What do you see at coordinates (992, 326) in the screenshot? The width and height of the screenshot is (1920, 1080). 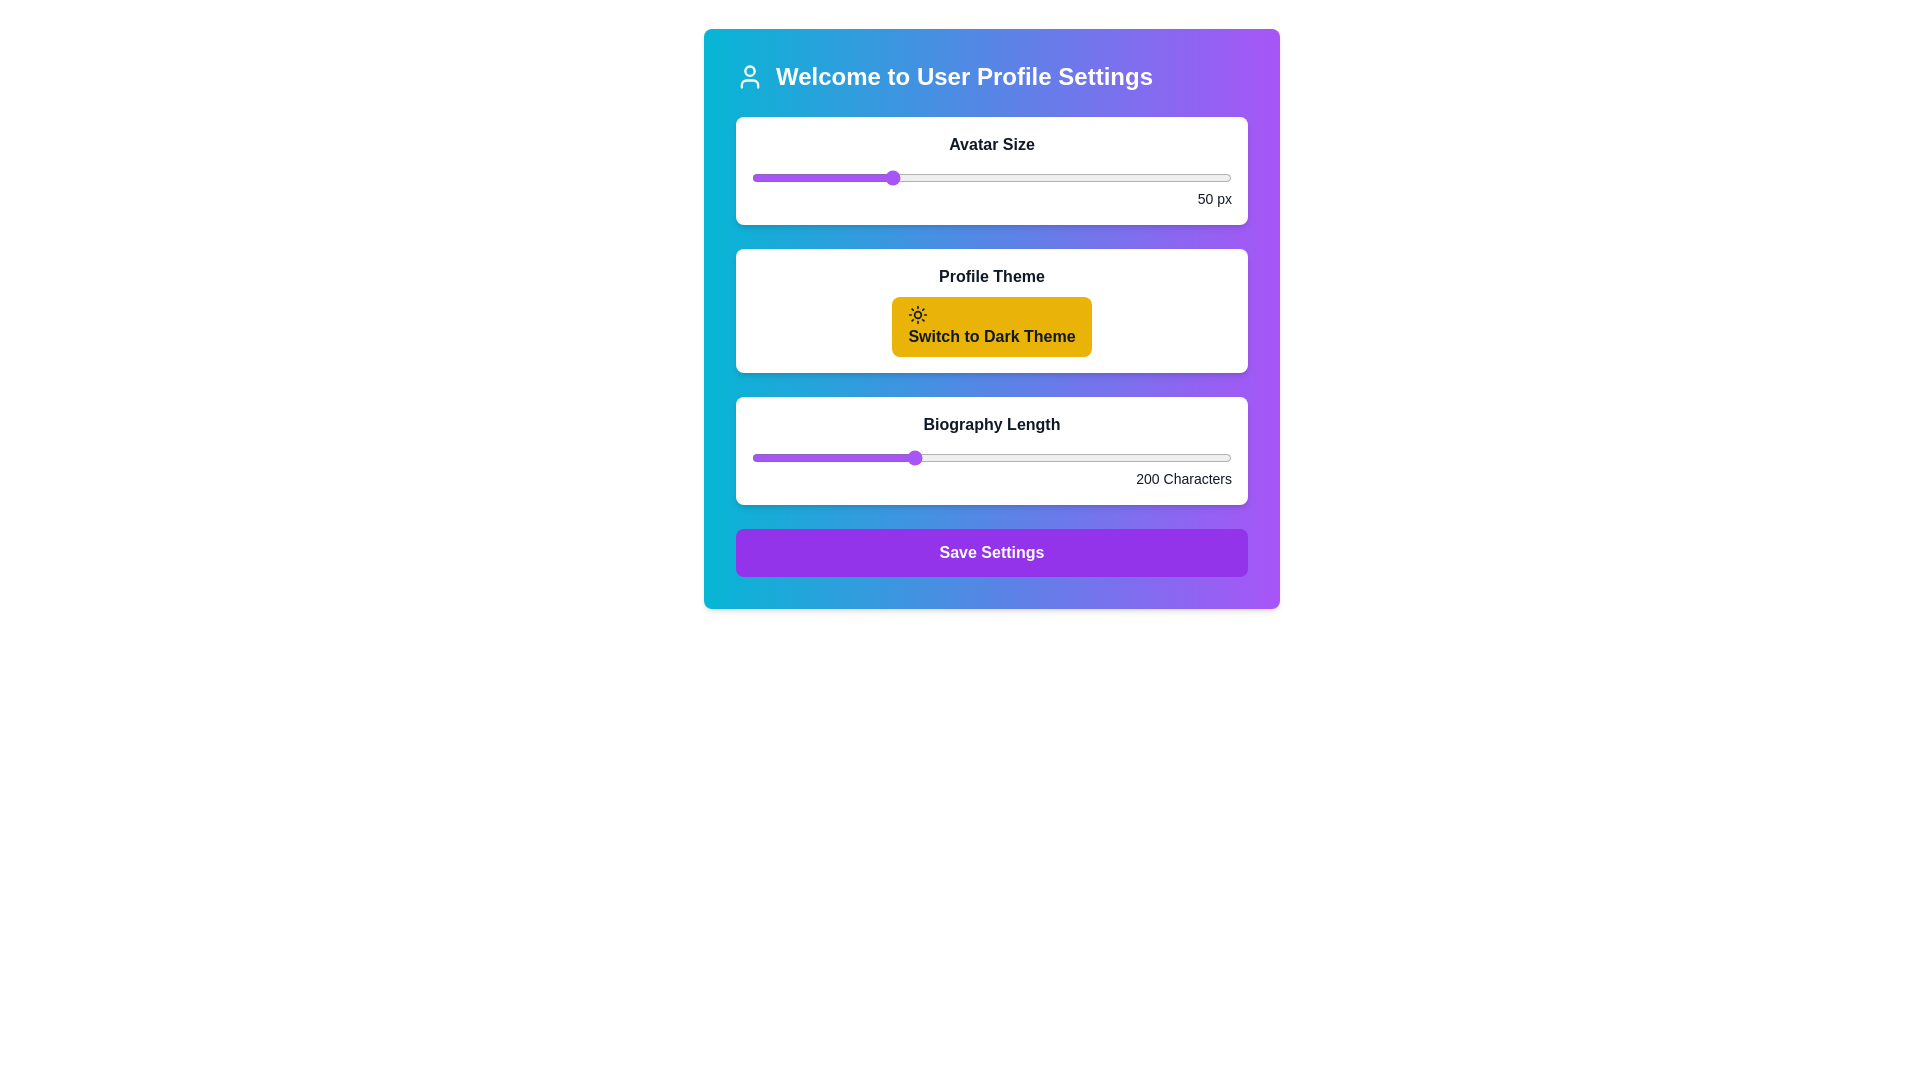 I see `the 'Switch to Dark Theme' button, which is a rectangular button with rounded corners and a bright yellow background located within the 'Profile Theme' section` at bounding box center [992, 326].